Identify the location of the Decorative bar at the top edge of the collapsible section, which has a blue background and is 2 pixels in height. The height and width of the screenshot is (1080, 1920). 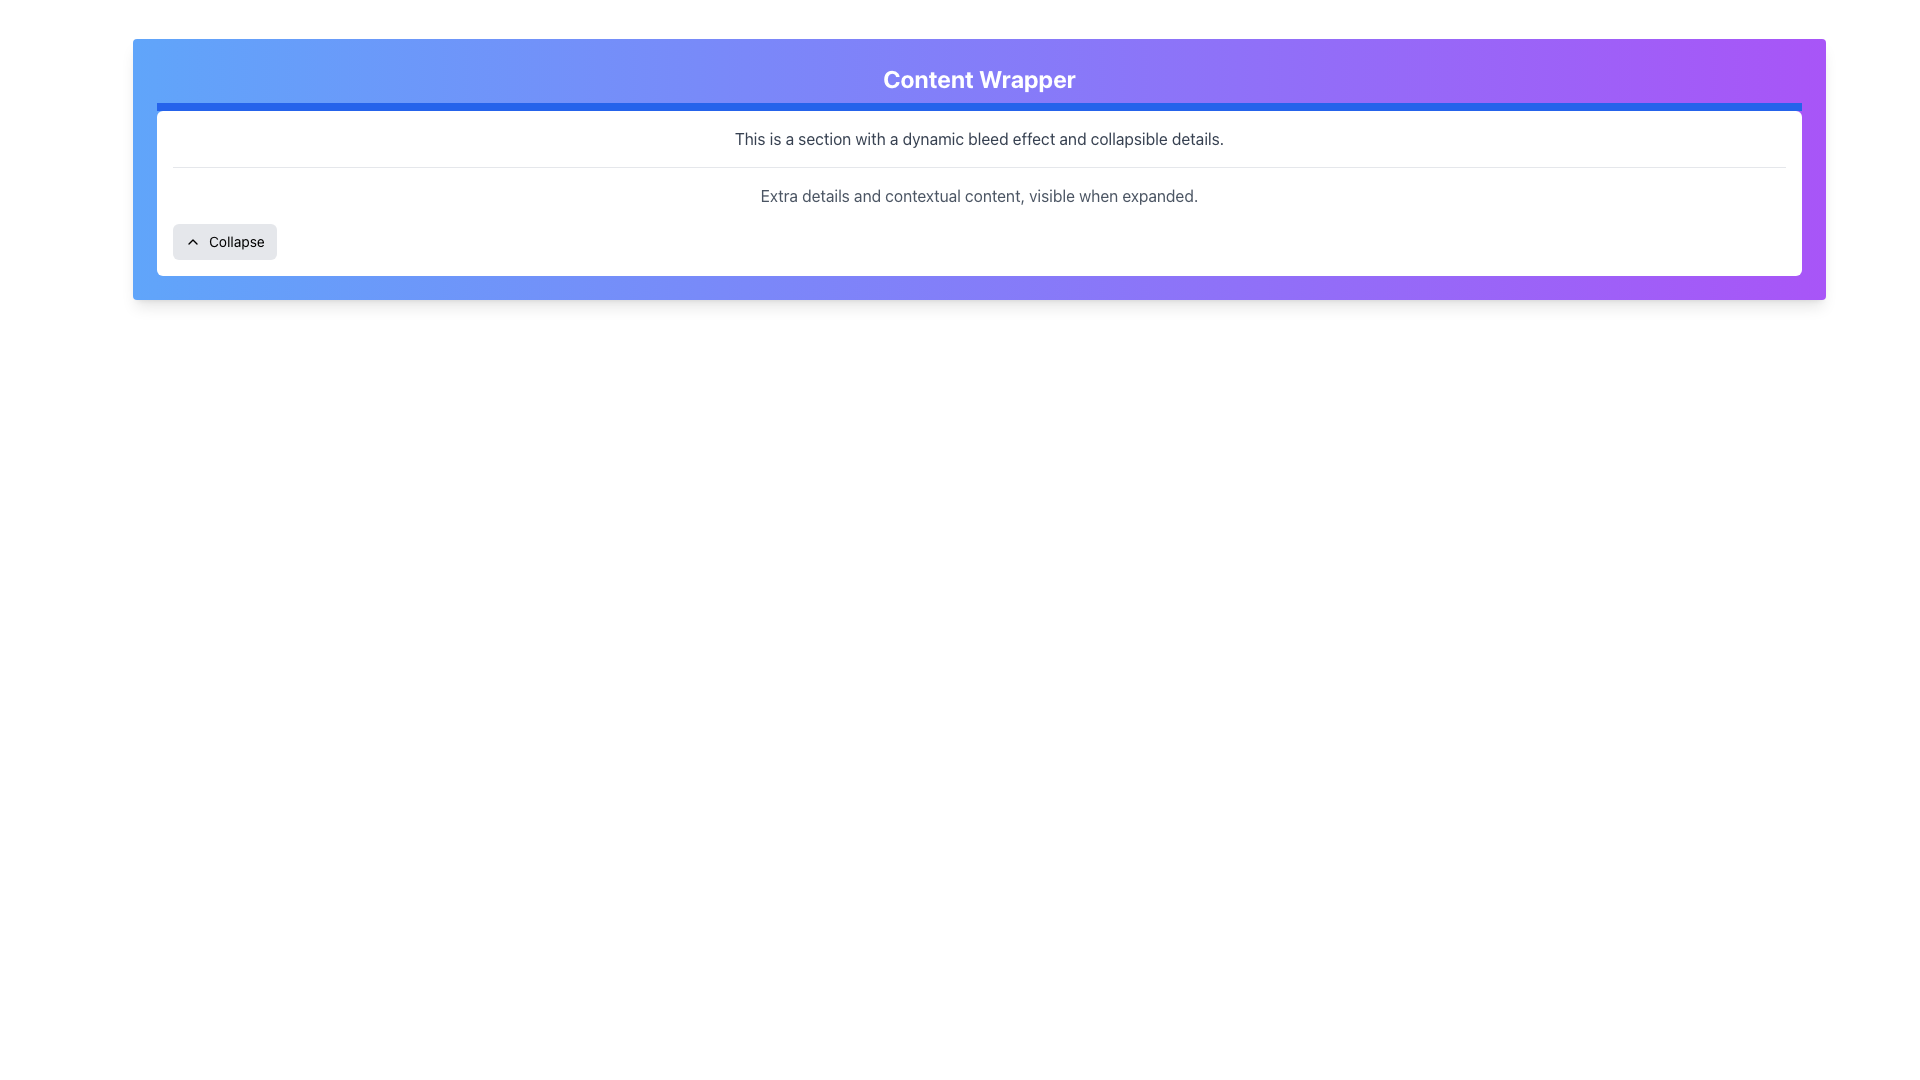
(979, 107).